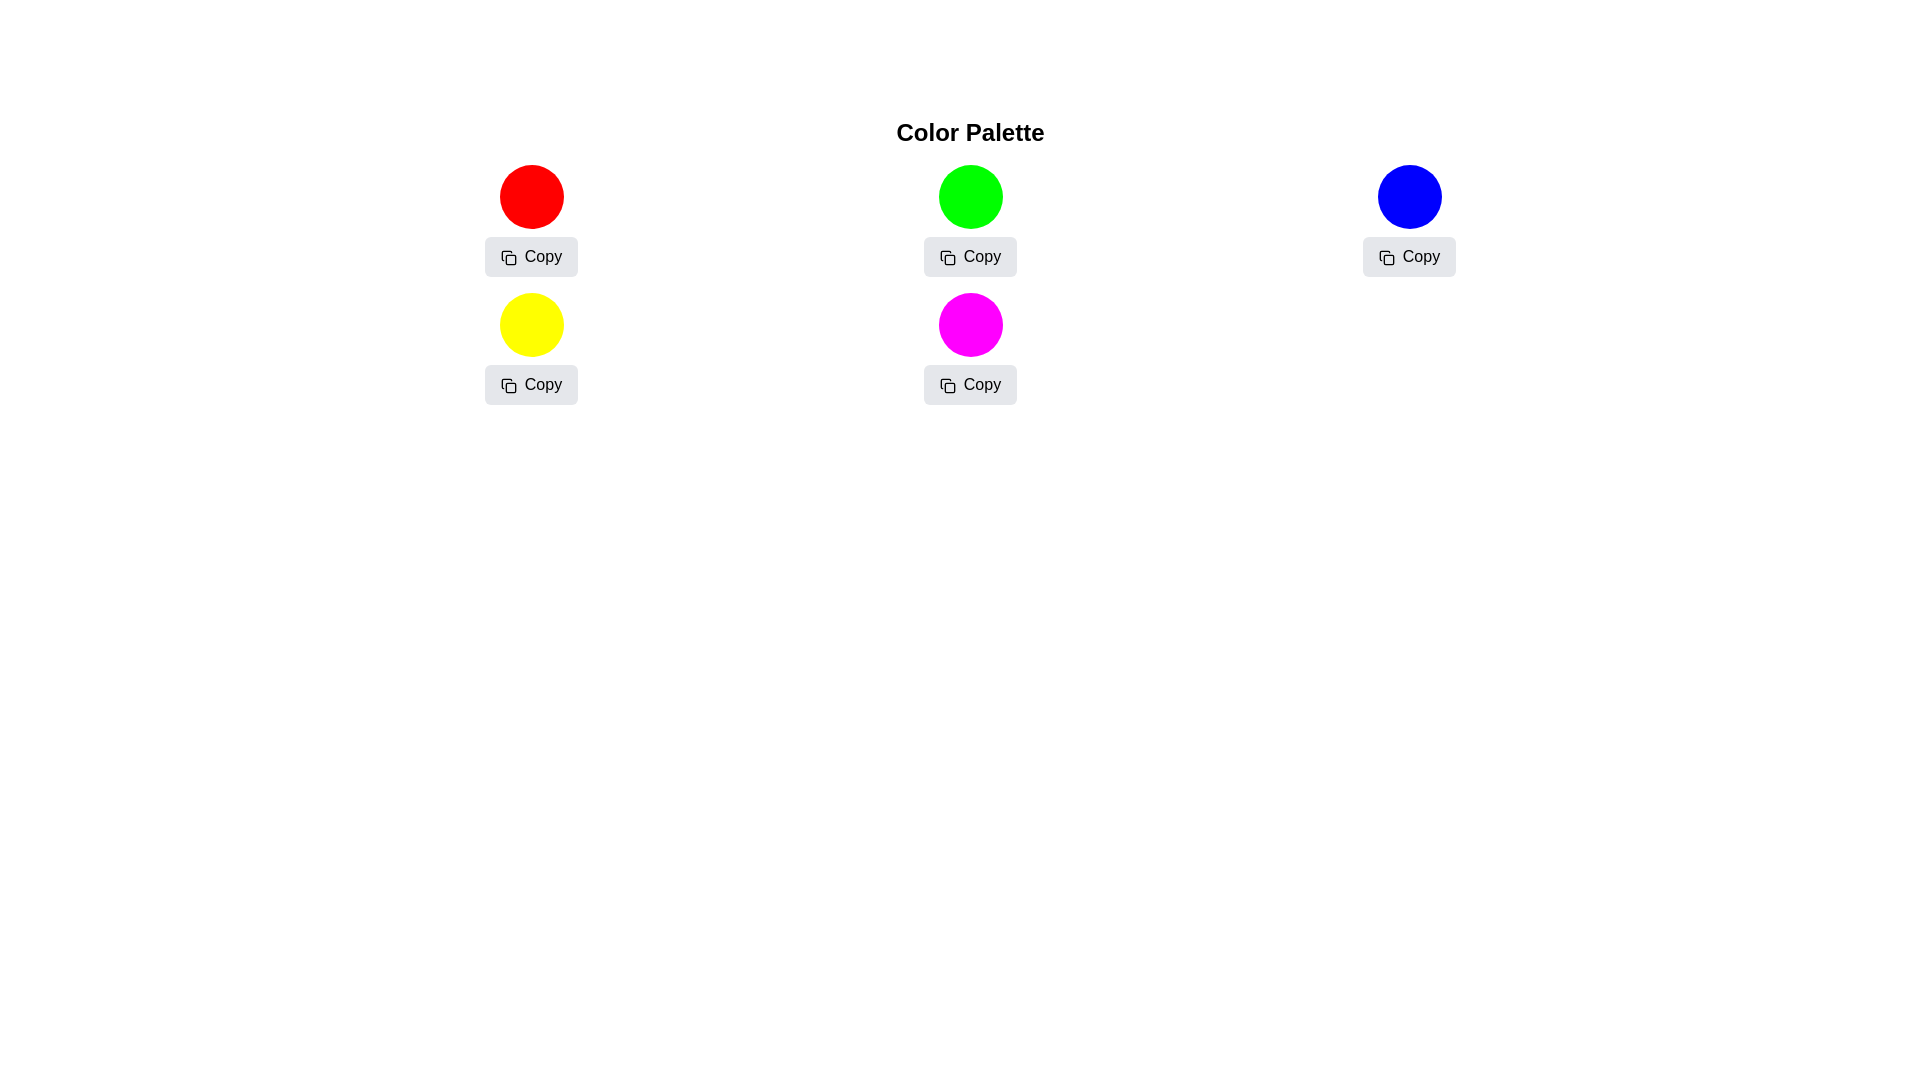 This screenshot has width=1920, height=1080. I want to click on the 'Copy' button with a clipboard icon located below the pink circle in the 'Color Palette' column to change its background color, so click(970, 385).